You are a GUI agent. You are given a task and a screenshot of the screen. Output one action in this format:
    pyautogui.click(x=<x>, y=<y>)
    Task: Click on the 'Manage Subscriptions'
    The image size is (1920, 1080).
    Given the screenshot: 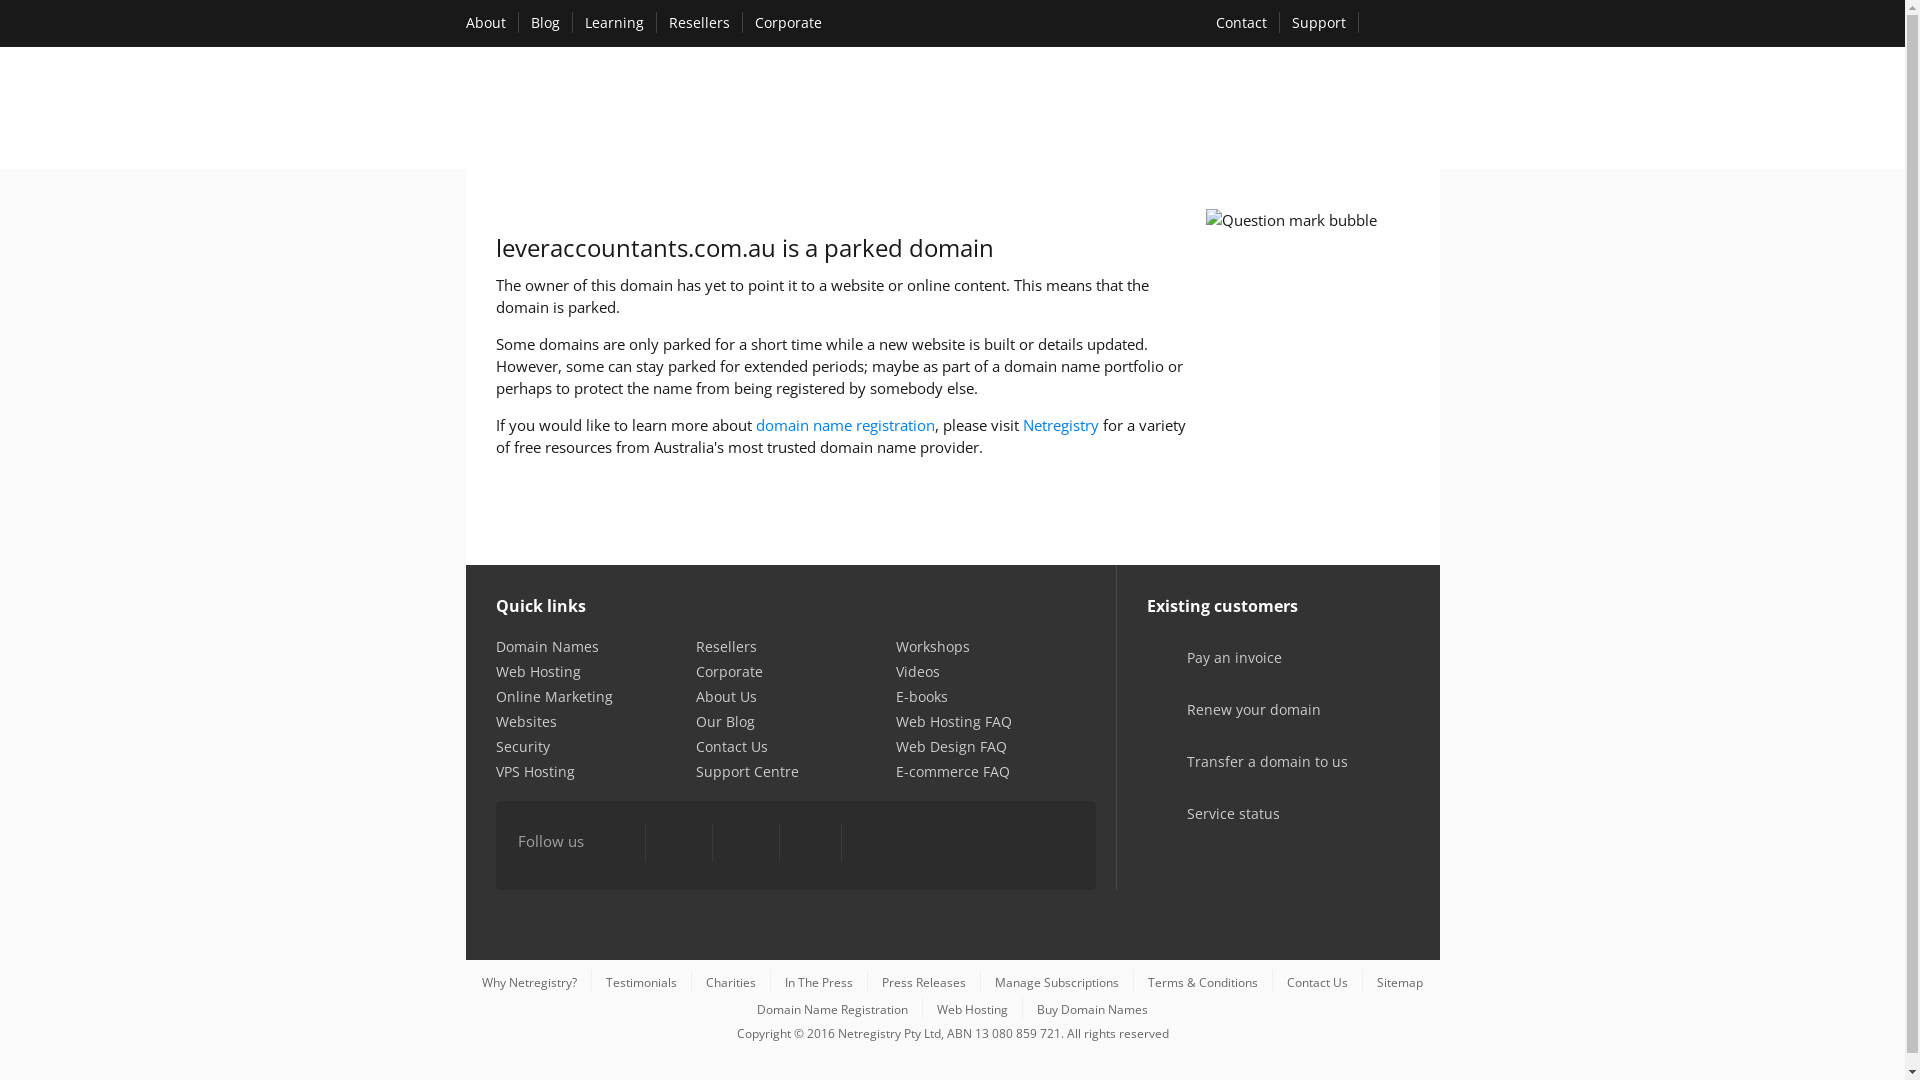 What is the action you would take?
    pyautogui.click(x=994, y=981)
    